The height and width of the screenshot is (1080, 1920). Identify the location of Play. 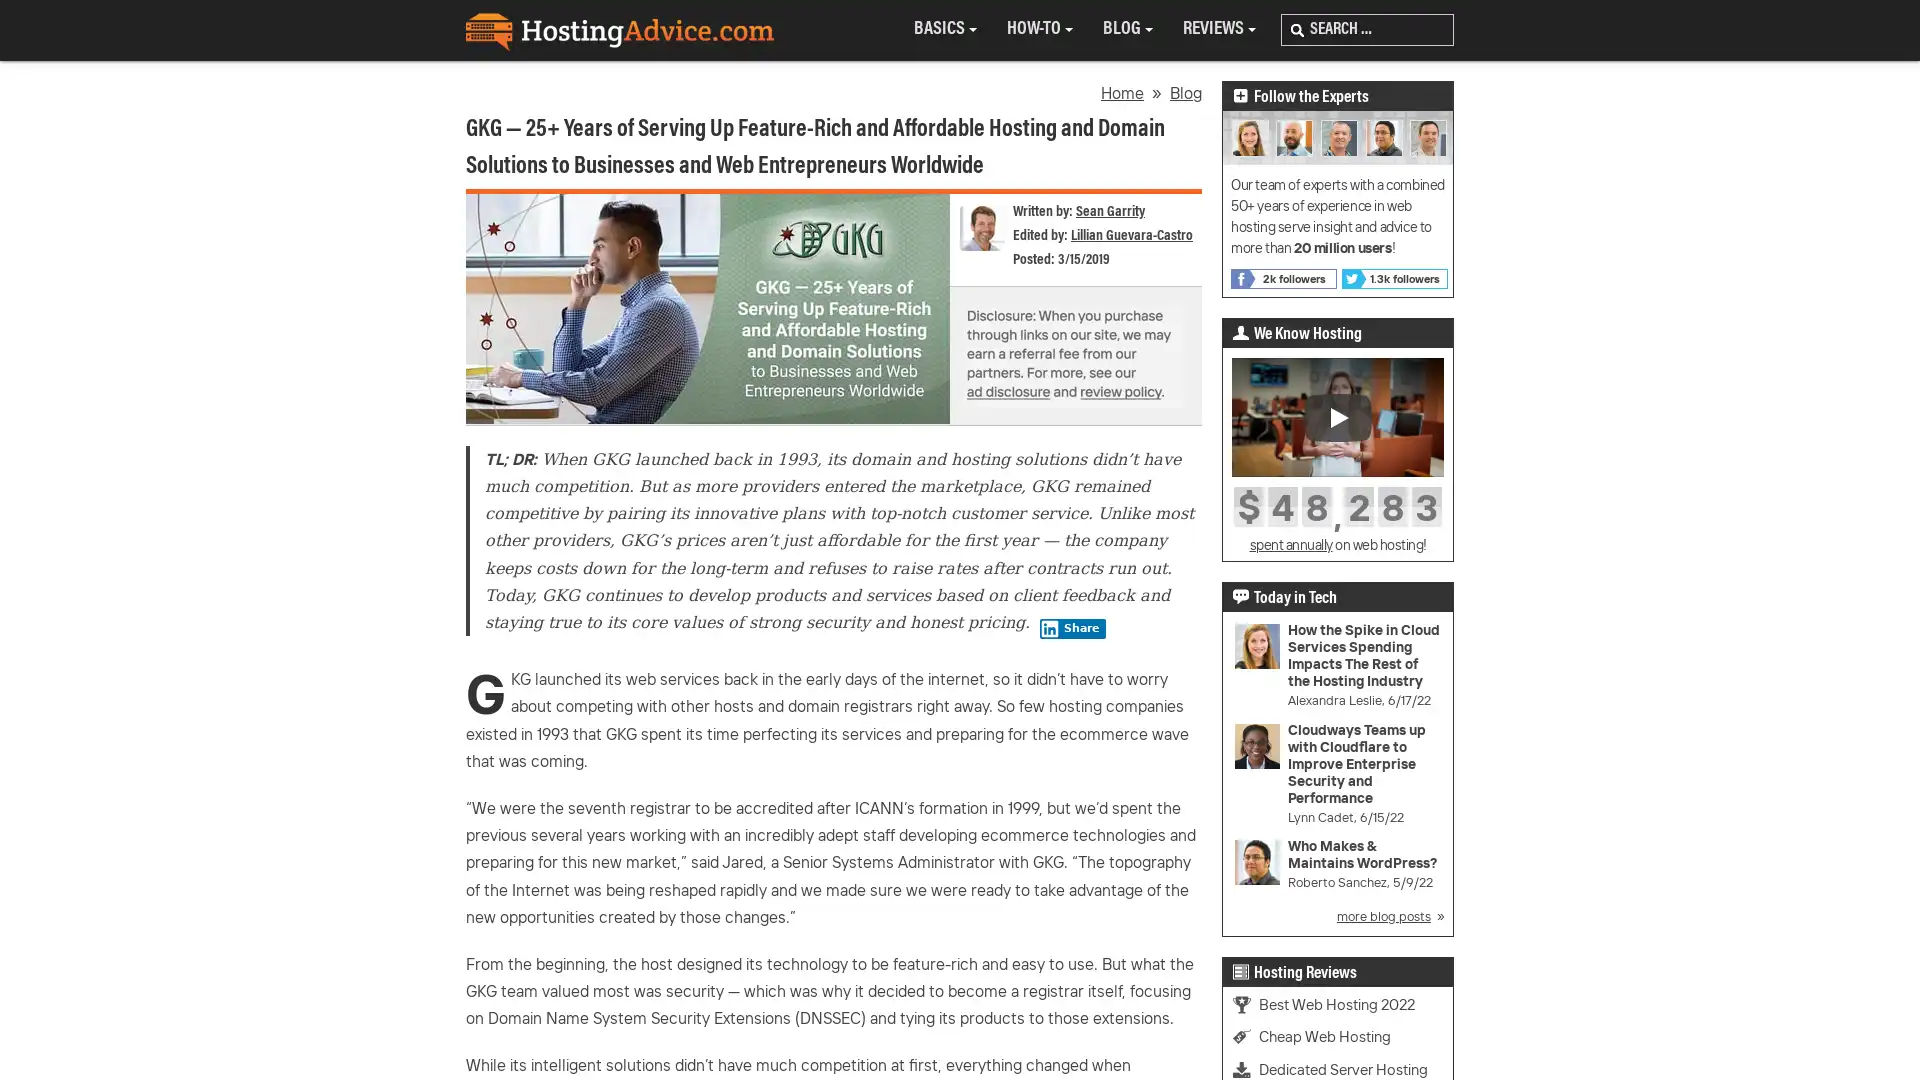
(1338, 415).